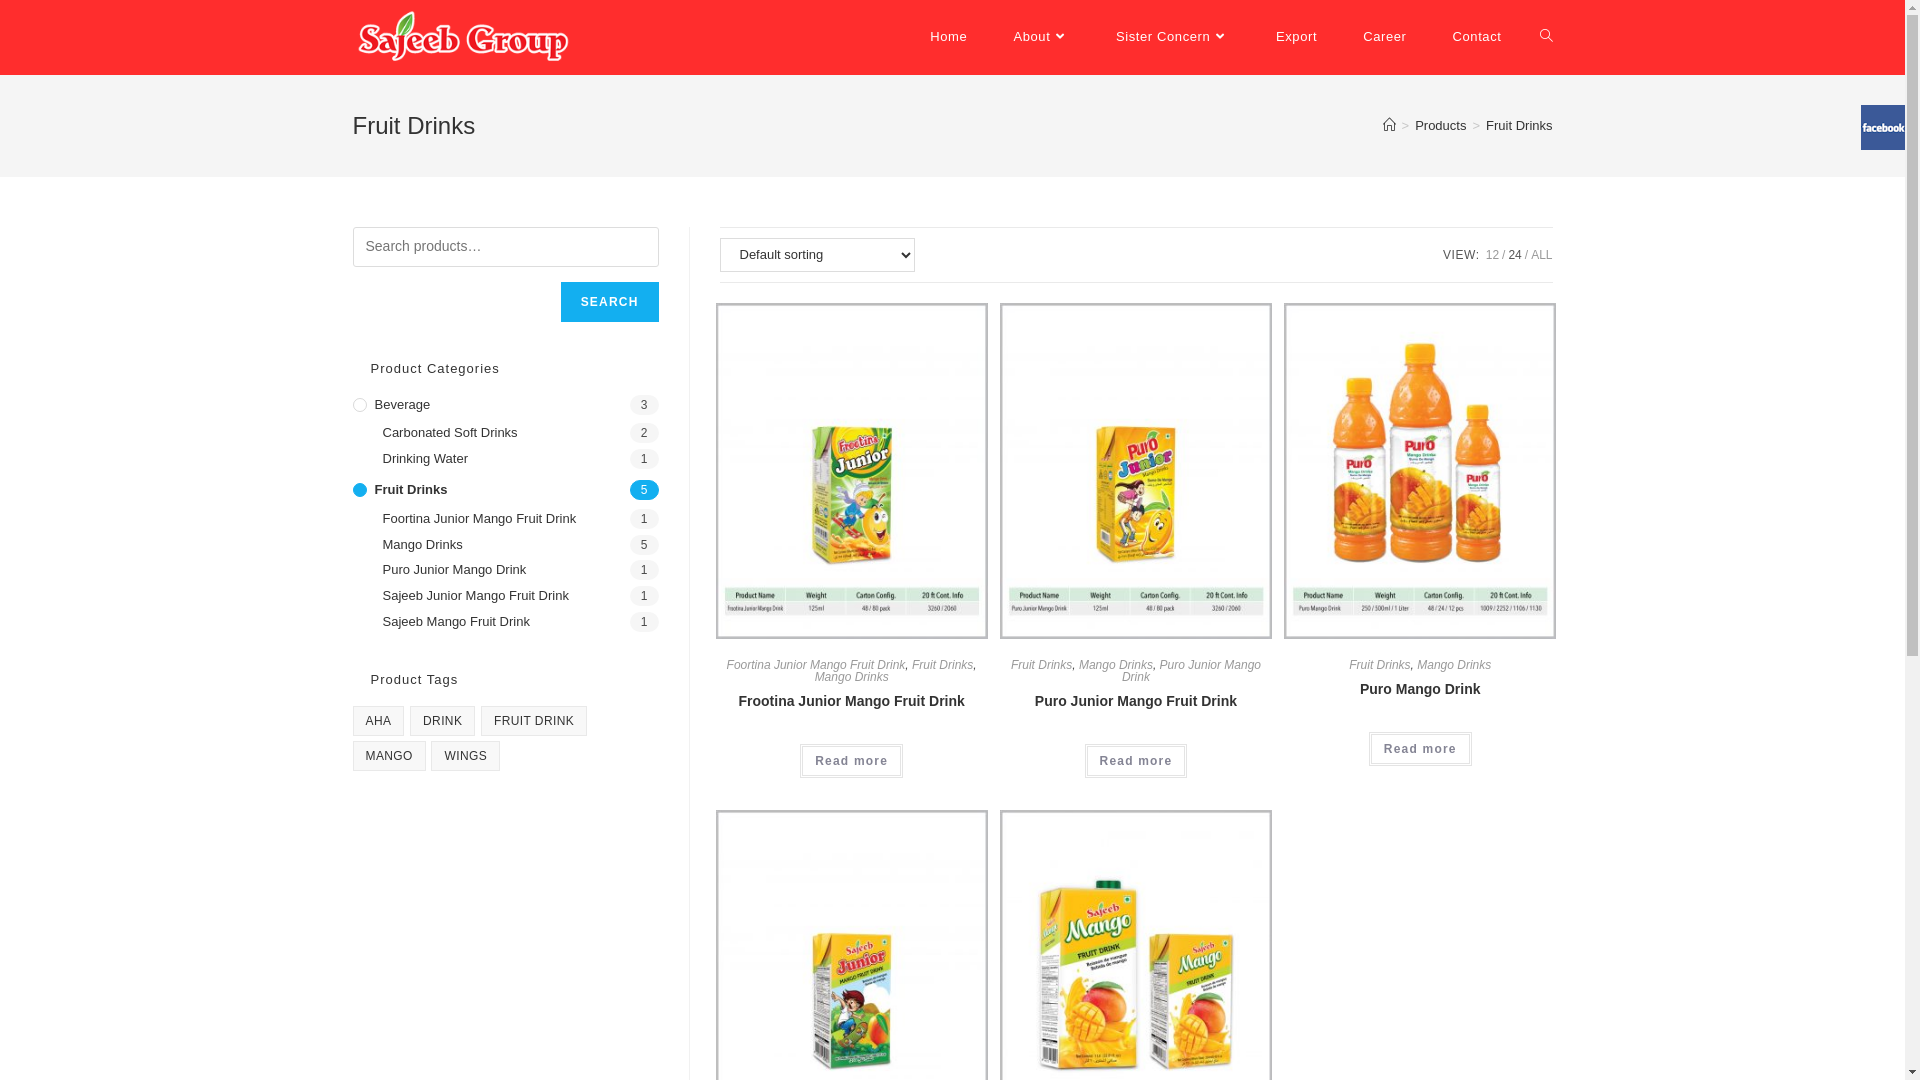 The width and height of the screenshot is (1920, 1080). I want to click on 'Frootina Junior Mango Fruit Drink', so click(850, 700).